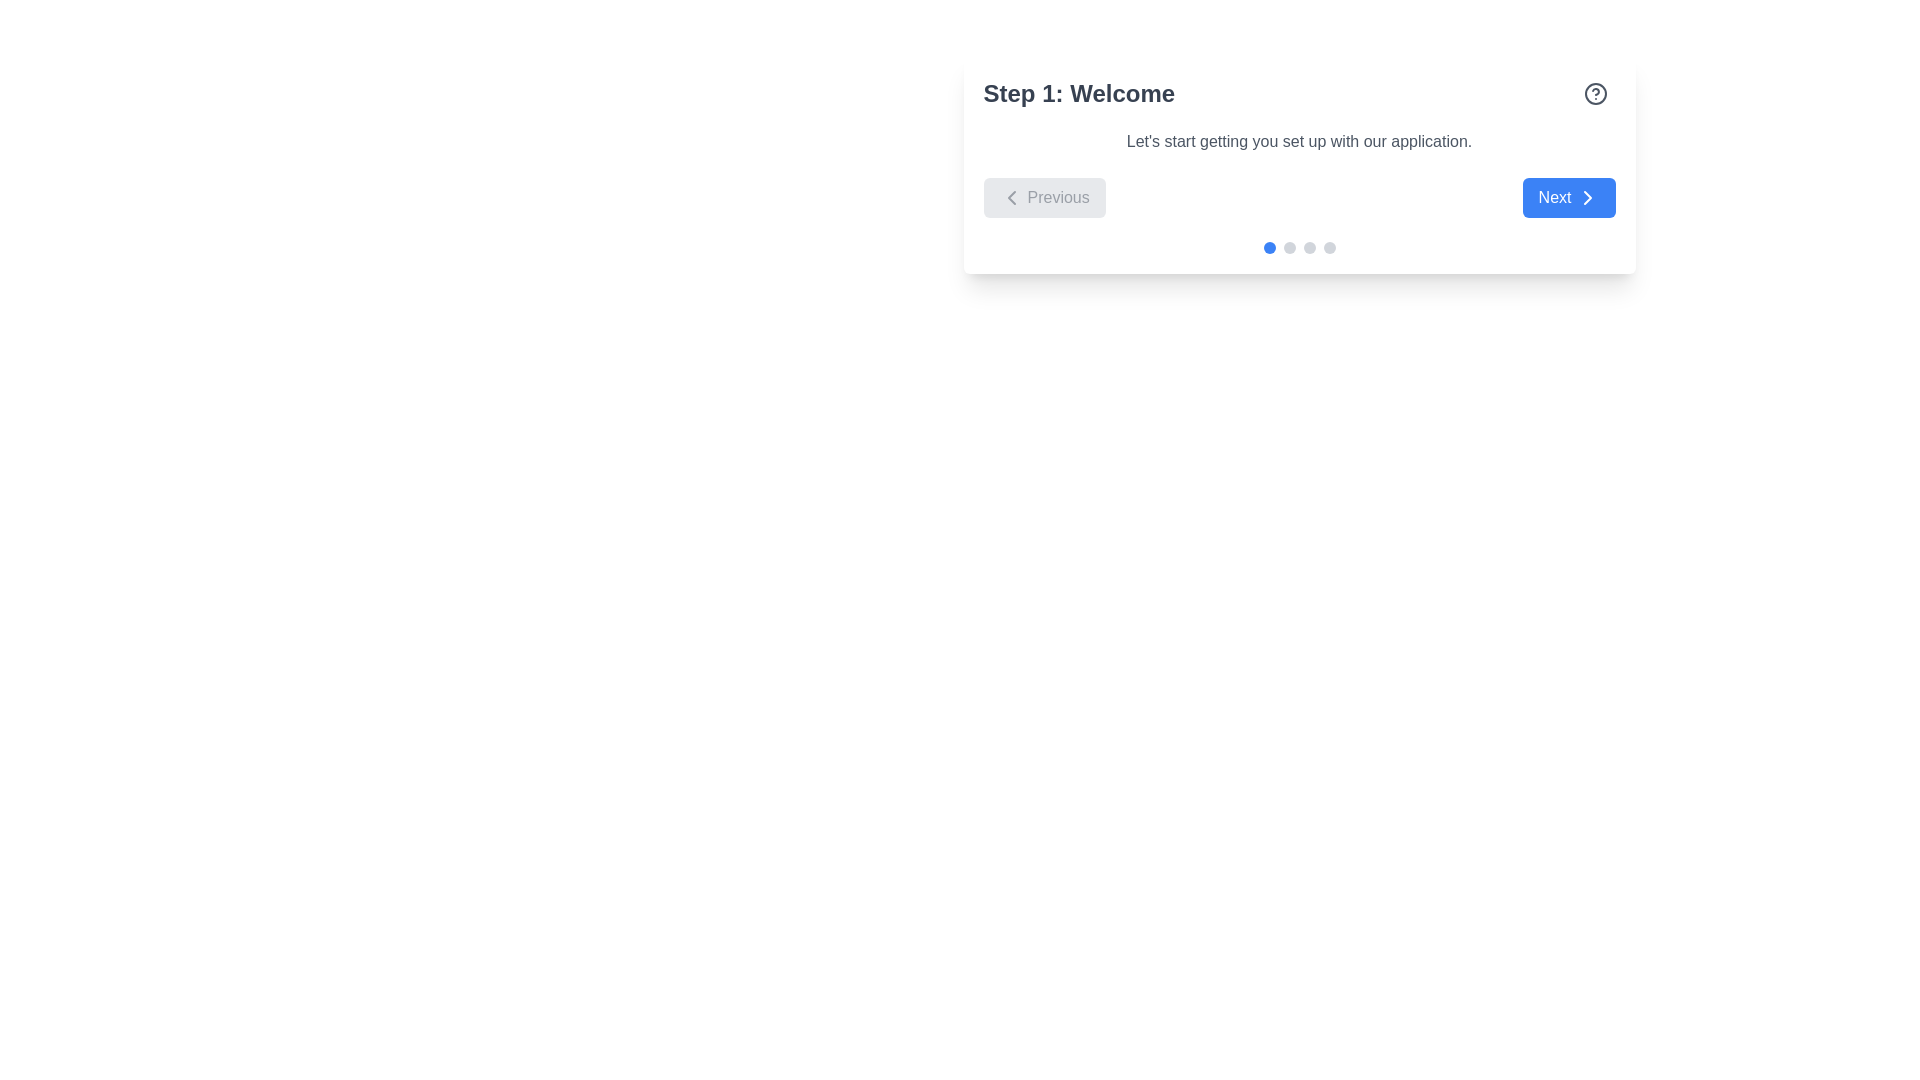  Describe the element at coordinates (1594, 93) in the screenshot. I see `the circular help icon, which is outlined with a gray stroke, located adjacent to the text 'Step 1: Welcome'` at that location.